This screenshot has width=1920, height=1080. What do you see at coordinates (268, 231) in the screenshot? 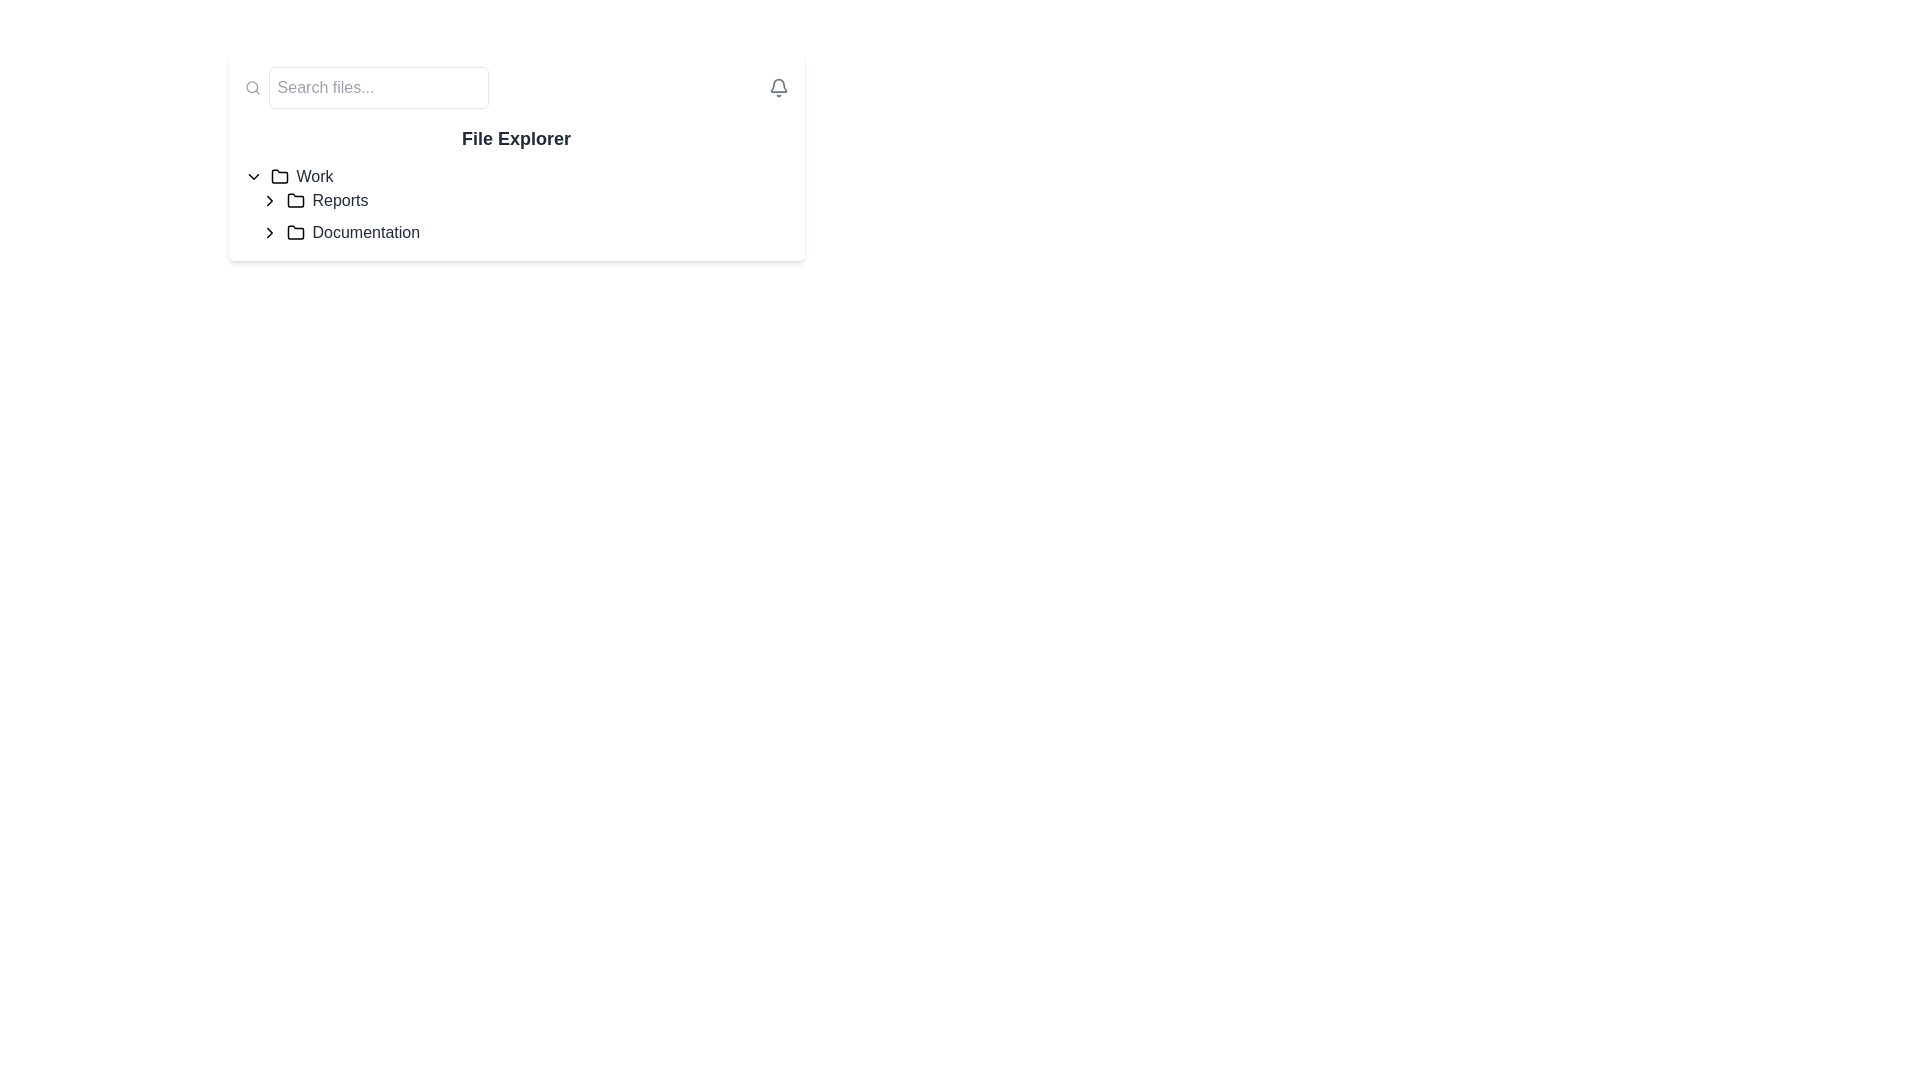
I see `the chevron icon used for expanding or collapsing the 'Reports' folder in the file explorer as part of keyboard navigation` at bounding box center [268, 231].